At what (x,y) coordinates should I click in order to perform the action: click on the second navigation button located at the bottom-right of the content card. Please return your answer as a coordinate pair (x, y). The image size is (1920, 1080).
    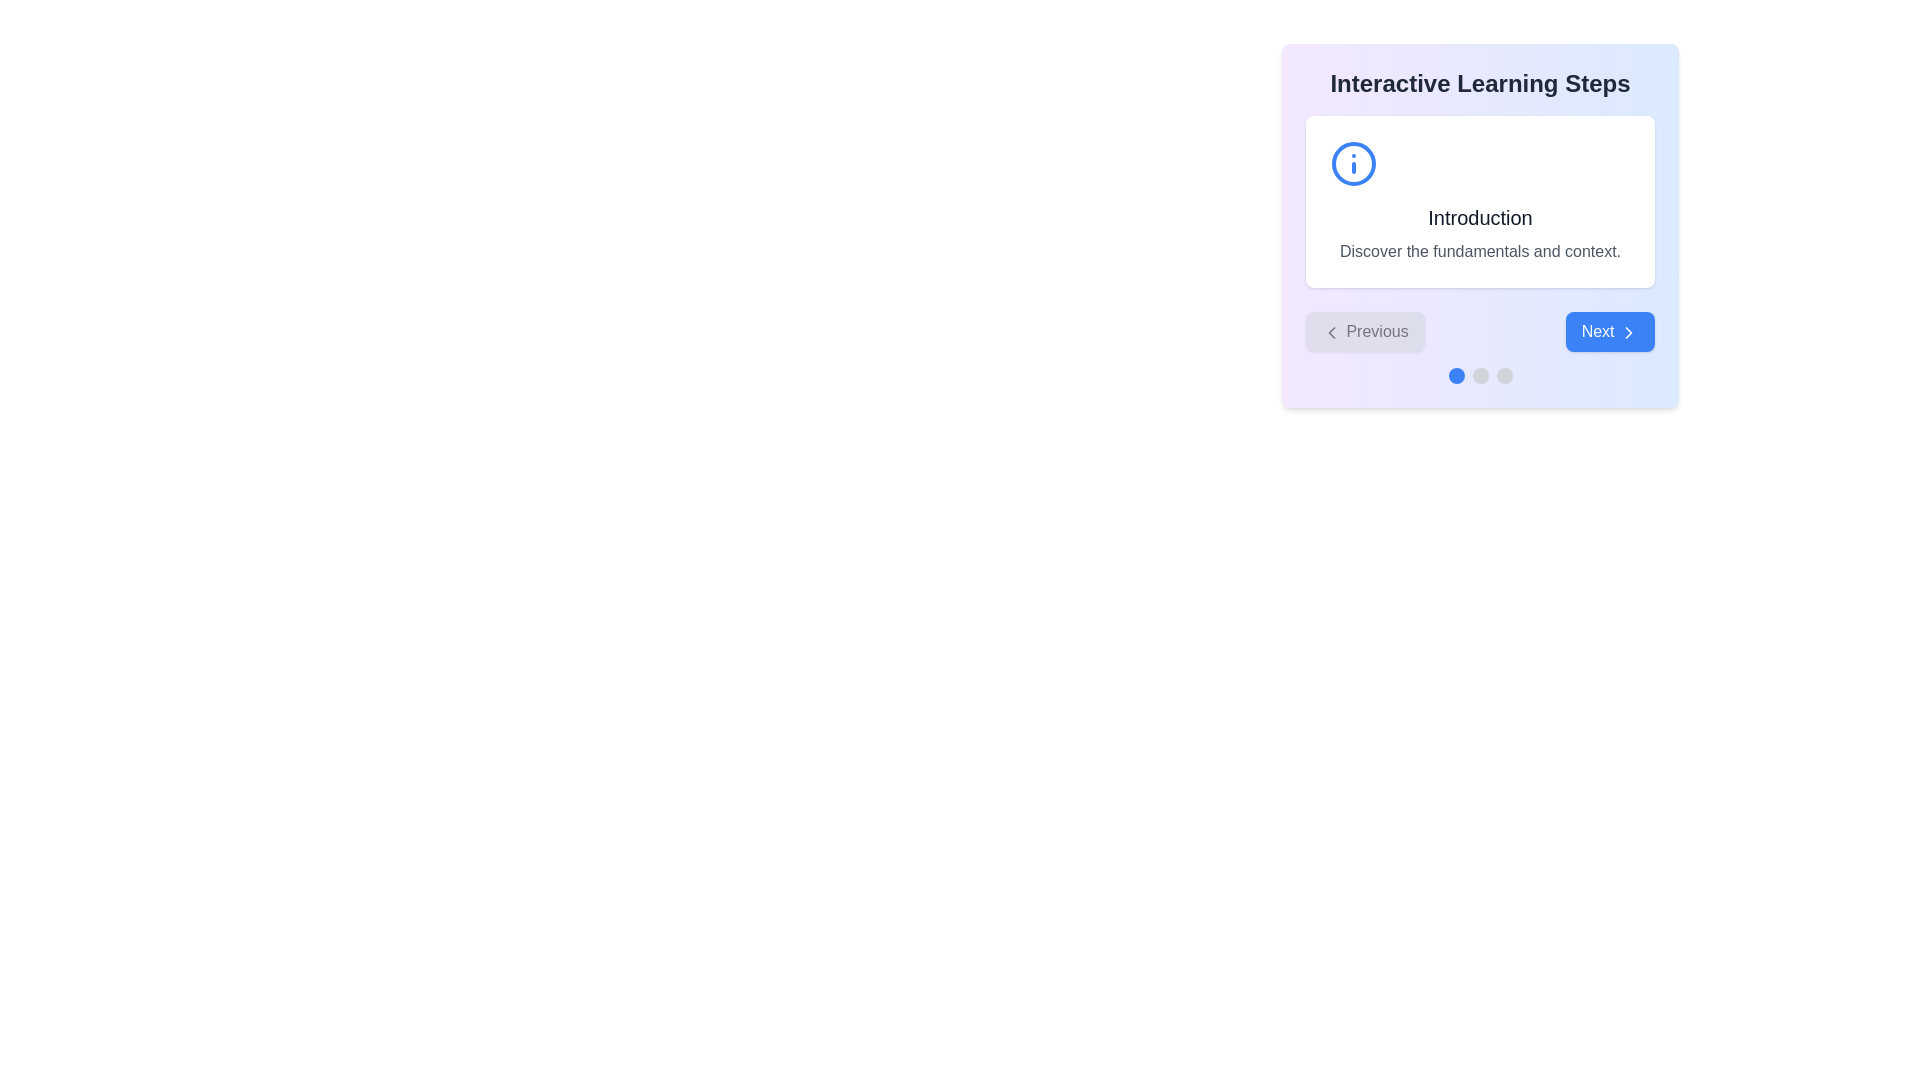
    Looking at the image, I should click on (1610, 330).